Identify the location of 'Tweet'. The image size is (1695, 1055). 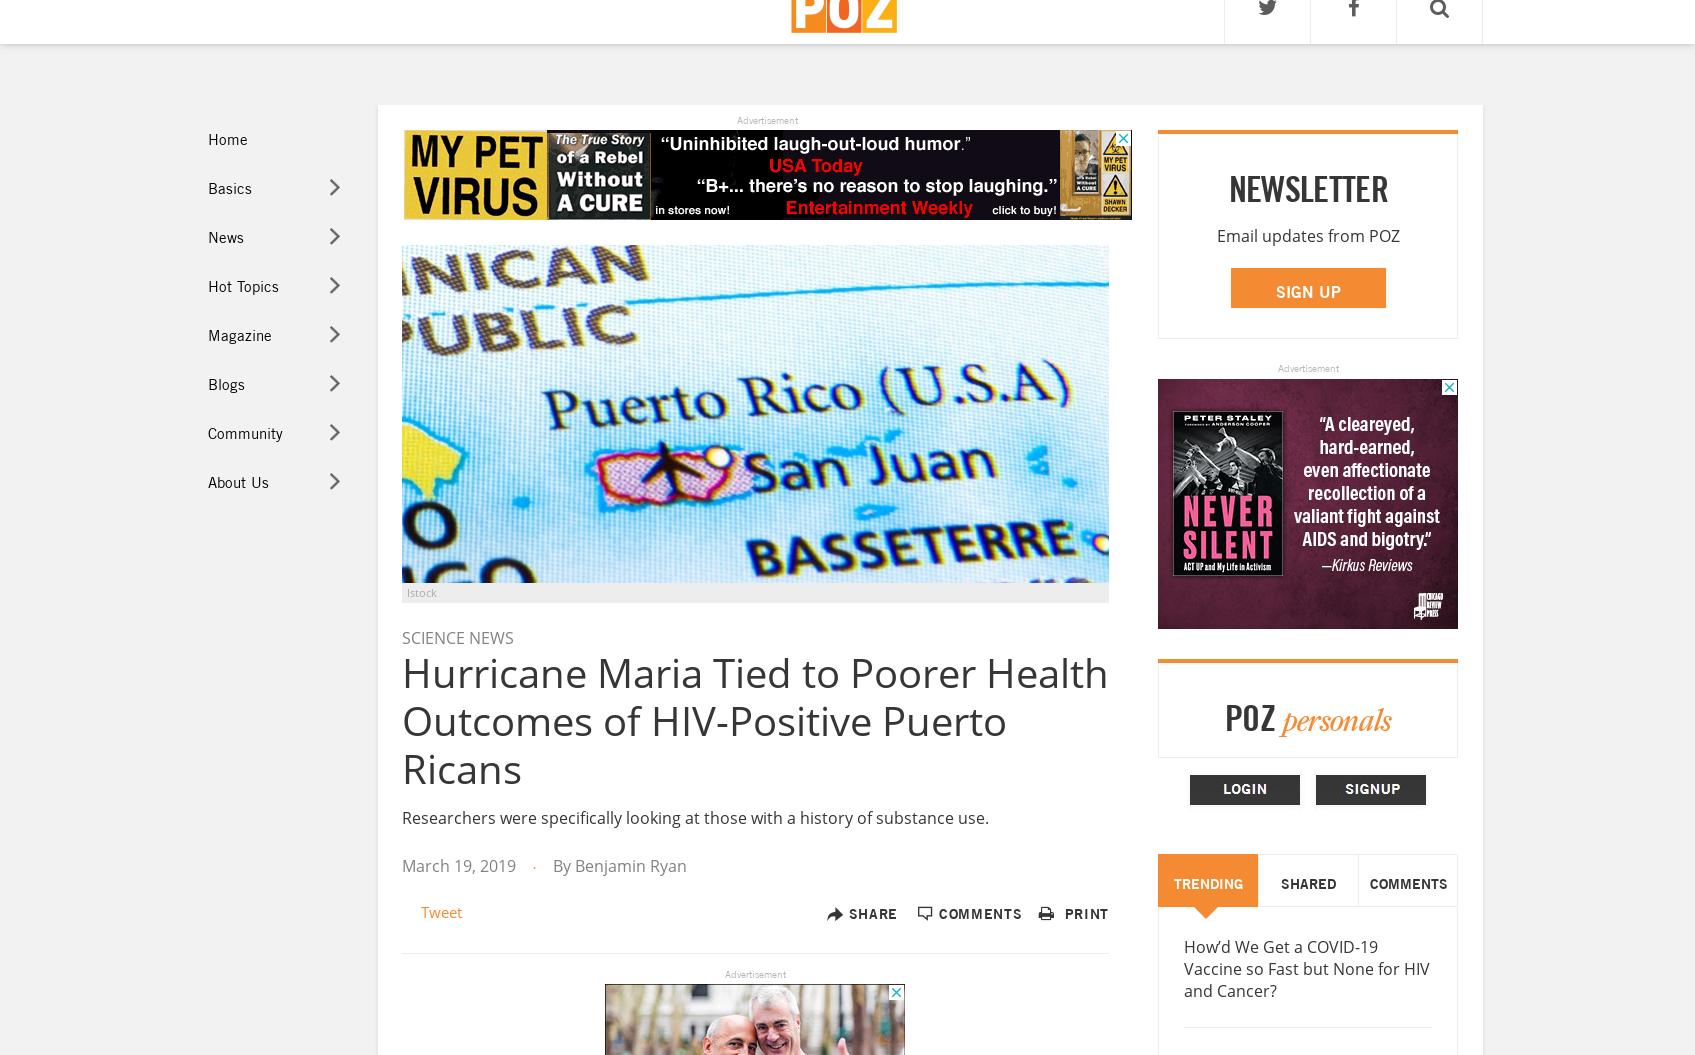
(420, 909).